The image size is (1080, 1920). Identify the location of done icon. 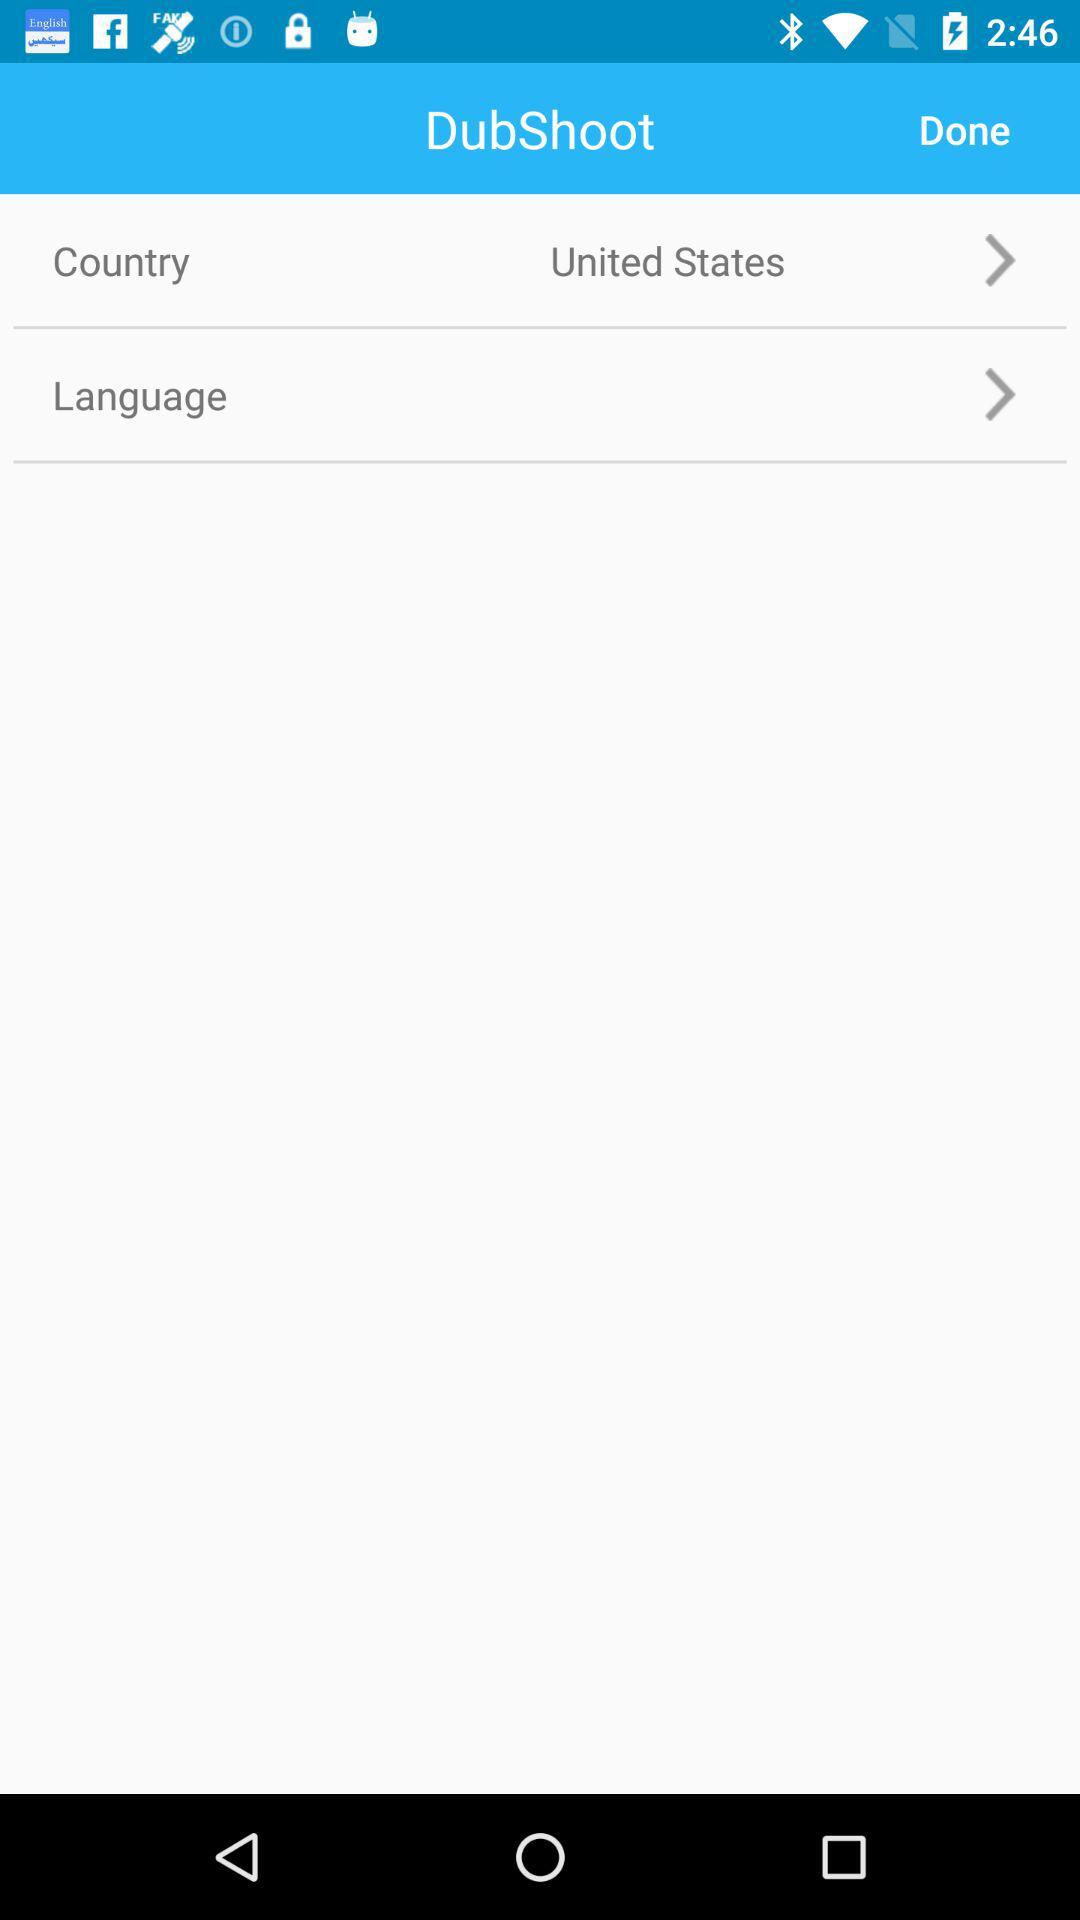
(963, 128).